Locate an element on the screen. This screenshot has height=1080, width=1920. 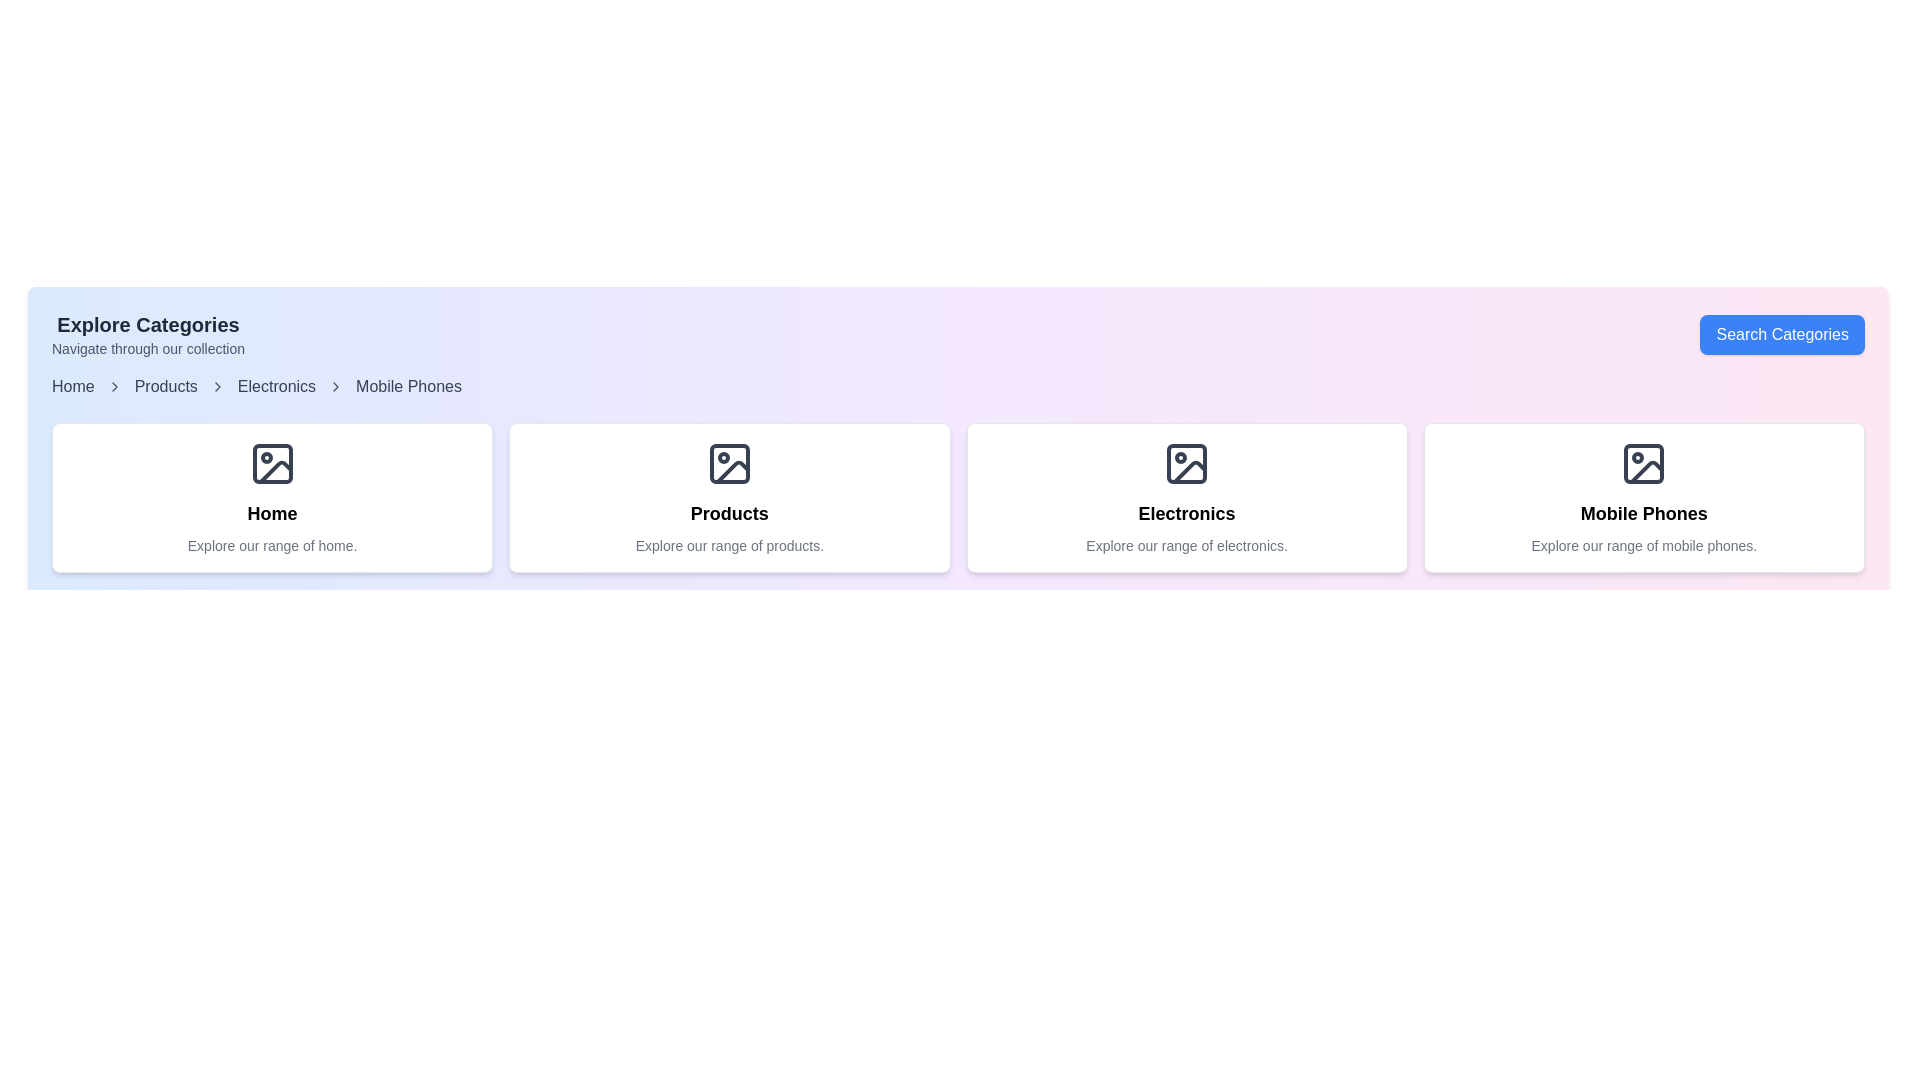
the 'Home' icon located at the center of the first card in a horizontal row of four cards, which visually represents the 'Home' category is located at coordinates (271, 463).